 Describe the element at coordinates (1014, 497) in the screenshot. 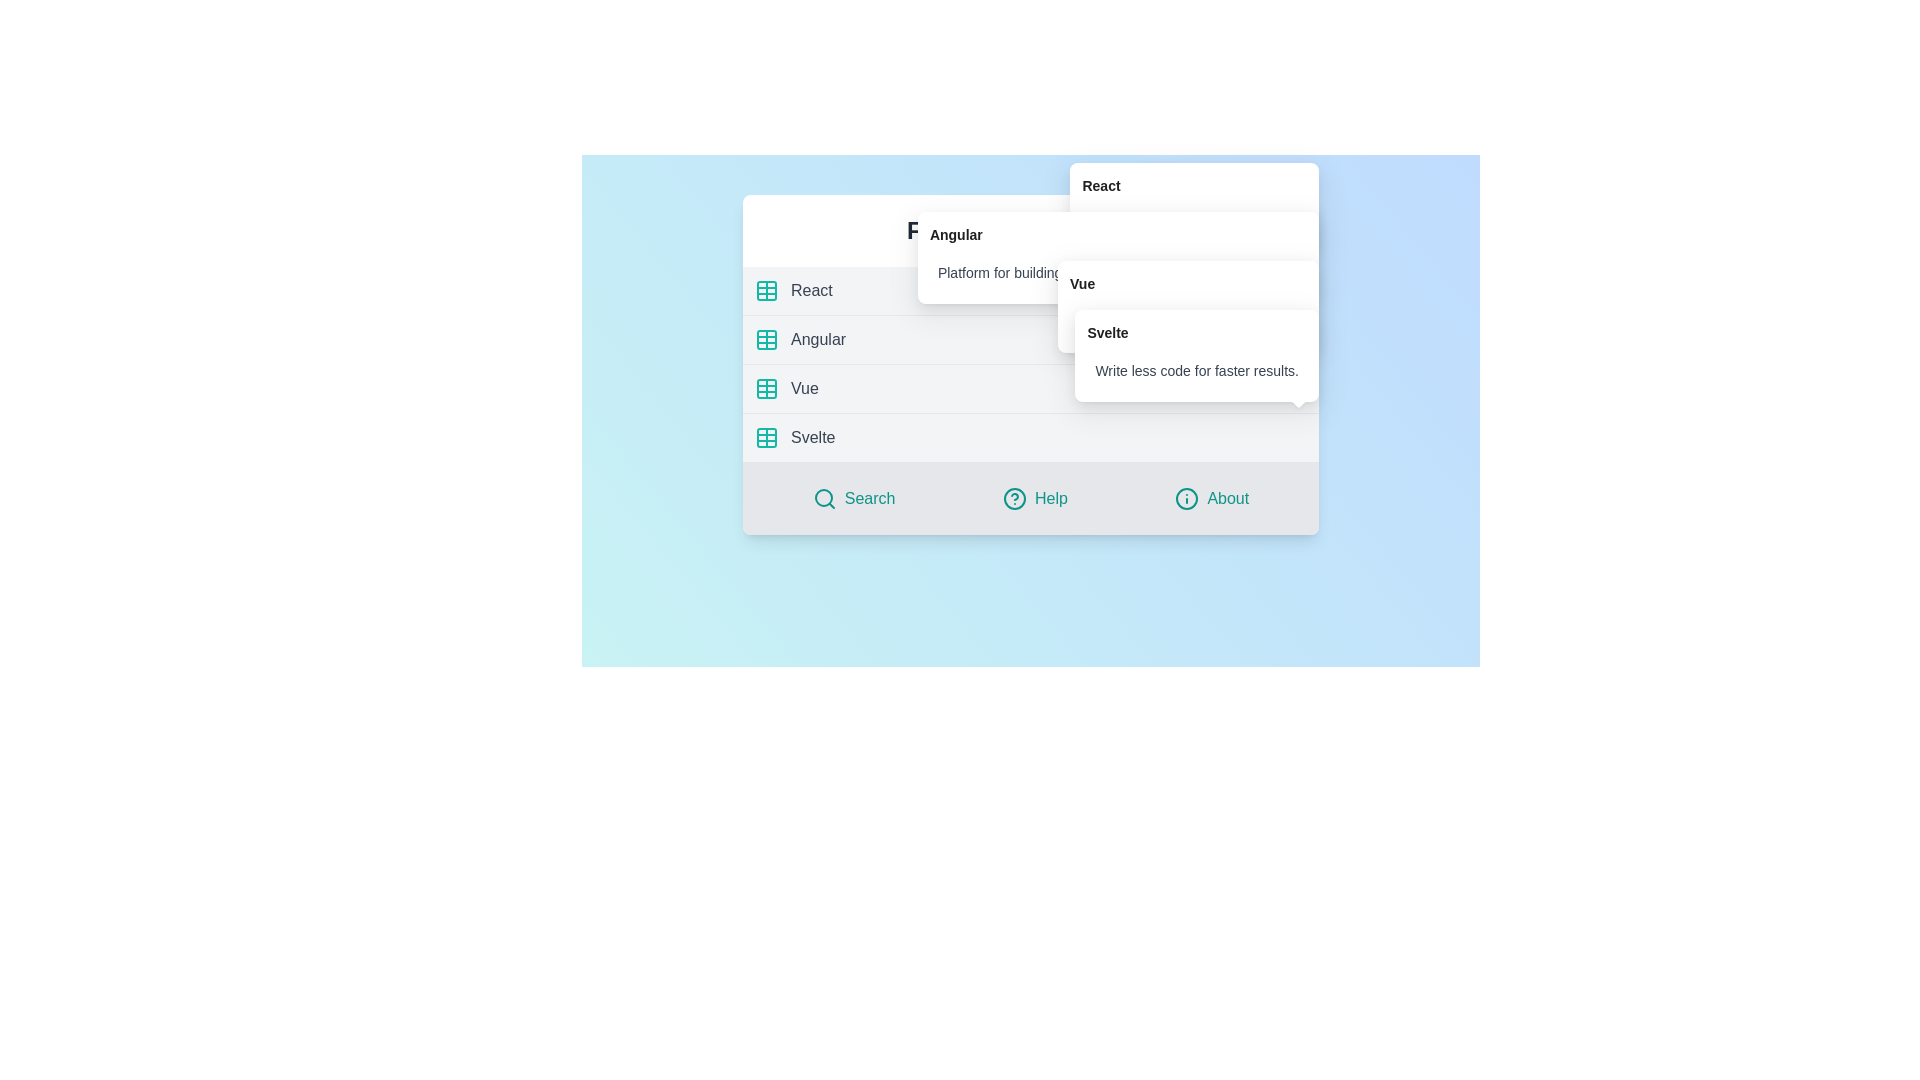

I see `the 'Help' icon located in the footer section of the interface for accessibility purposes` at that location.